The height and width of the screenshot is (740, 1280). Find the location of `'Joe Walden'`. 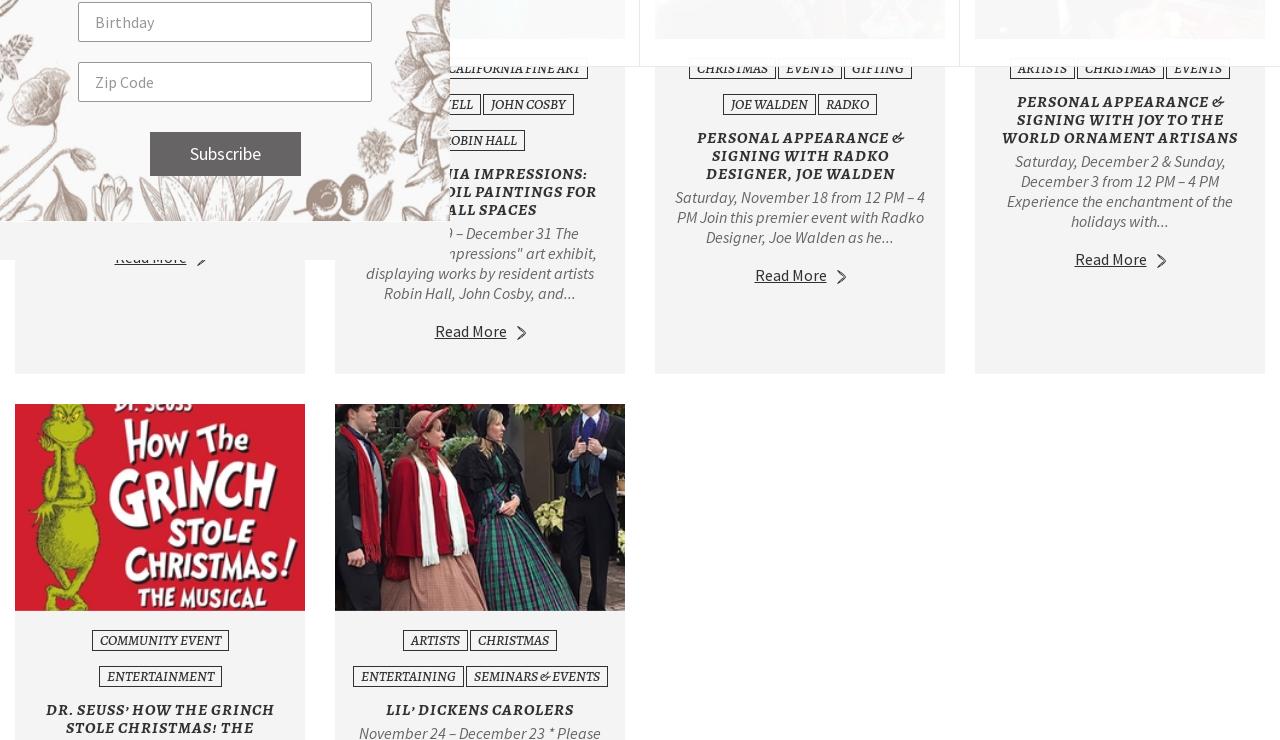

'Joe Walden' is located at coordinates (730, 104).